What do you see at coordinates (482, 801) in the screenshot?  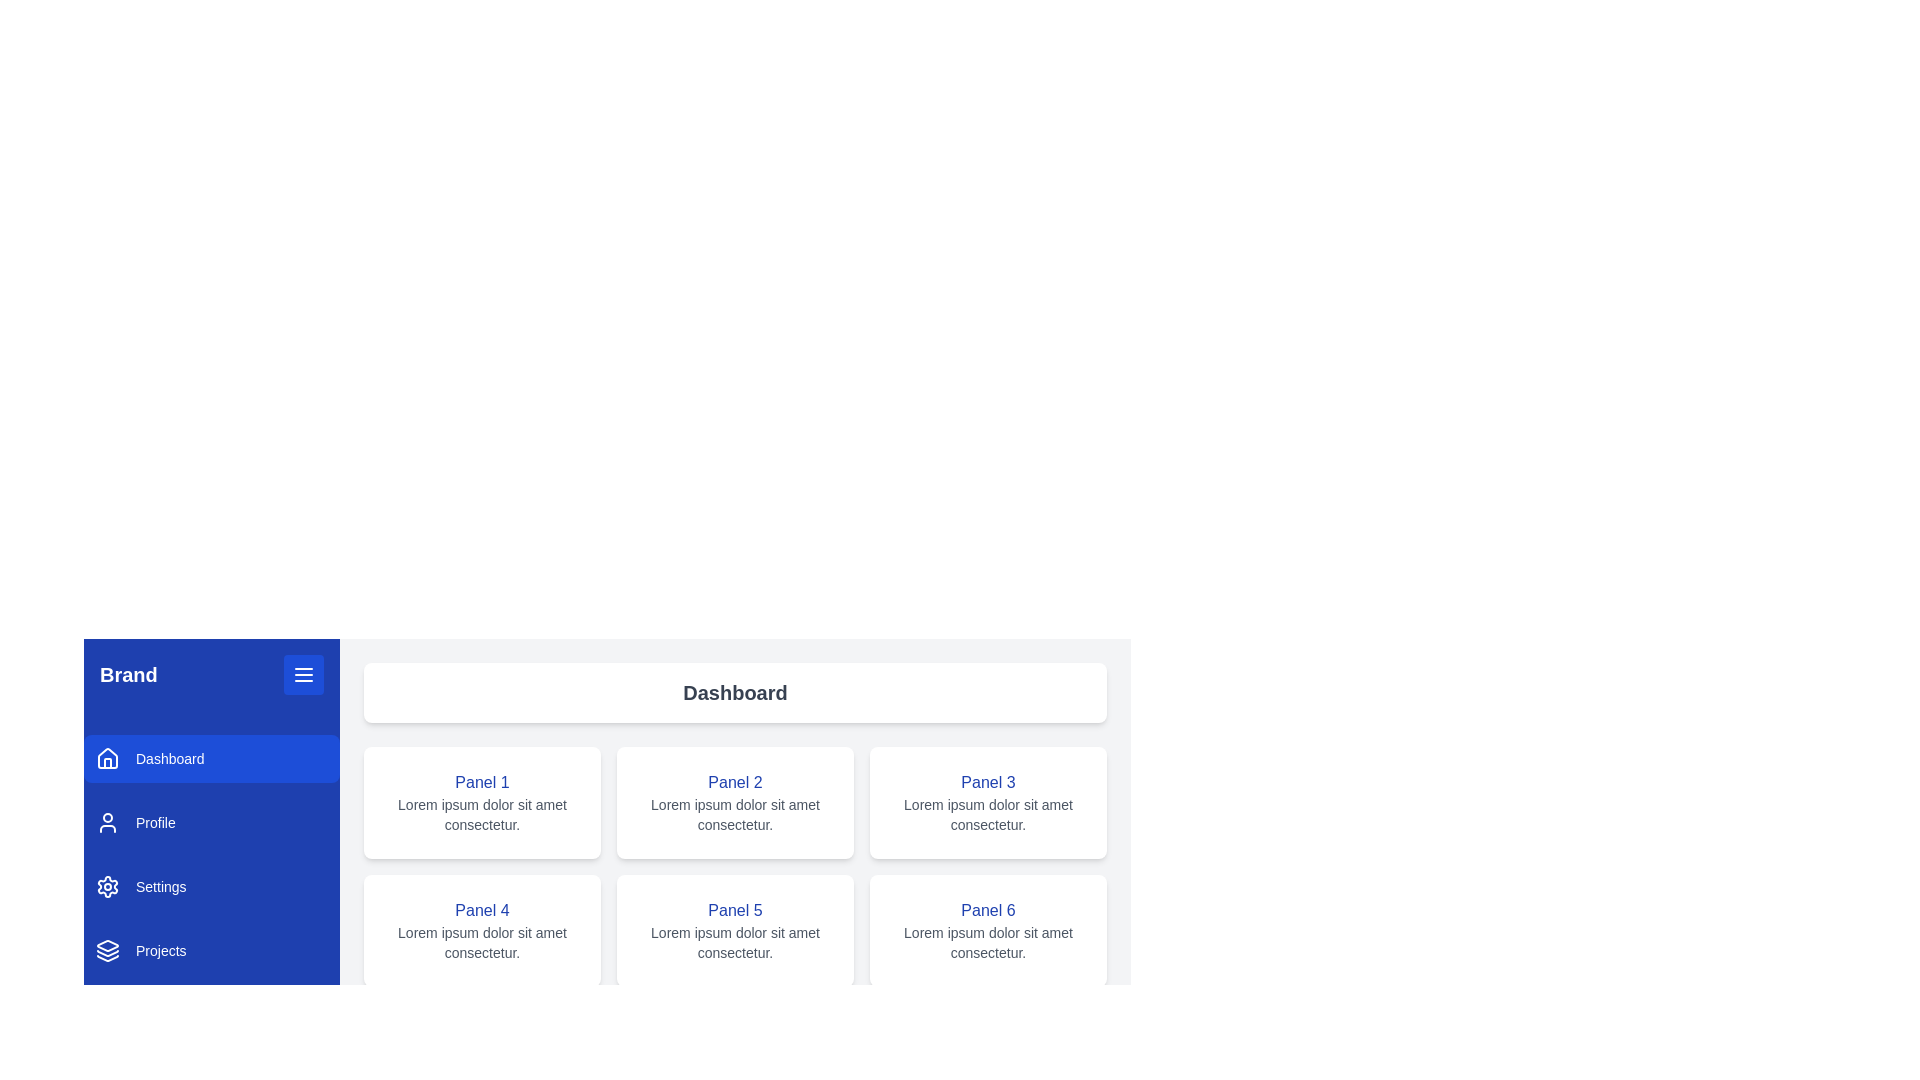 I see `the Informational Card labeled 'Panel 1' that has a white background and contains the text 'Panel 1' in bold blue font` at bounding box center [482, 801].